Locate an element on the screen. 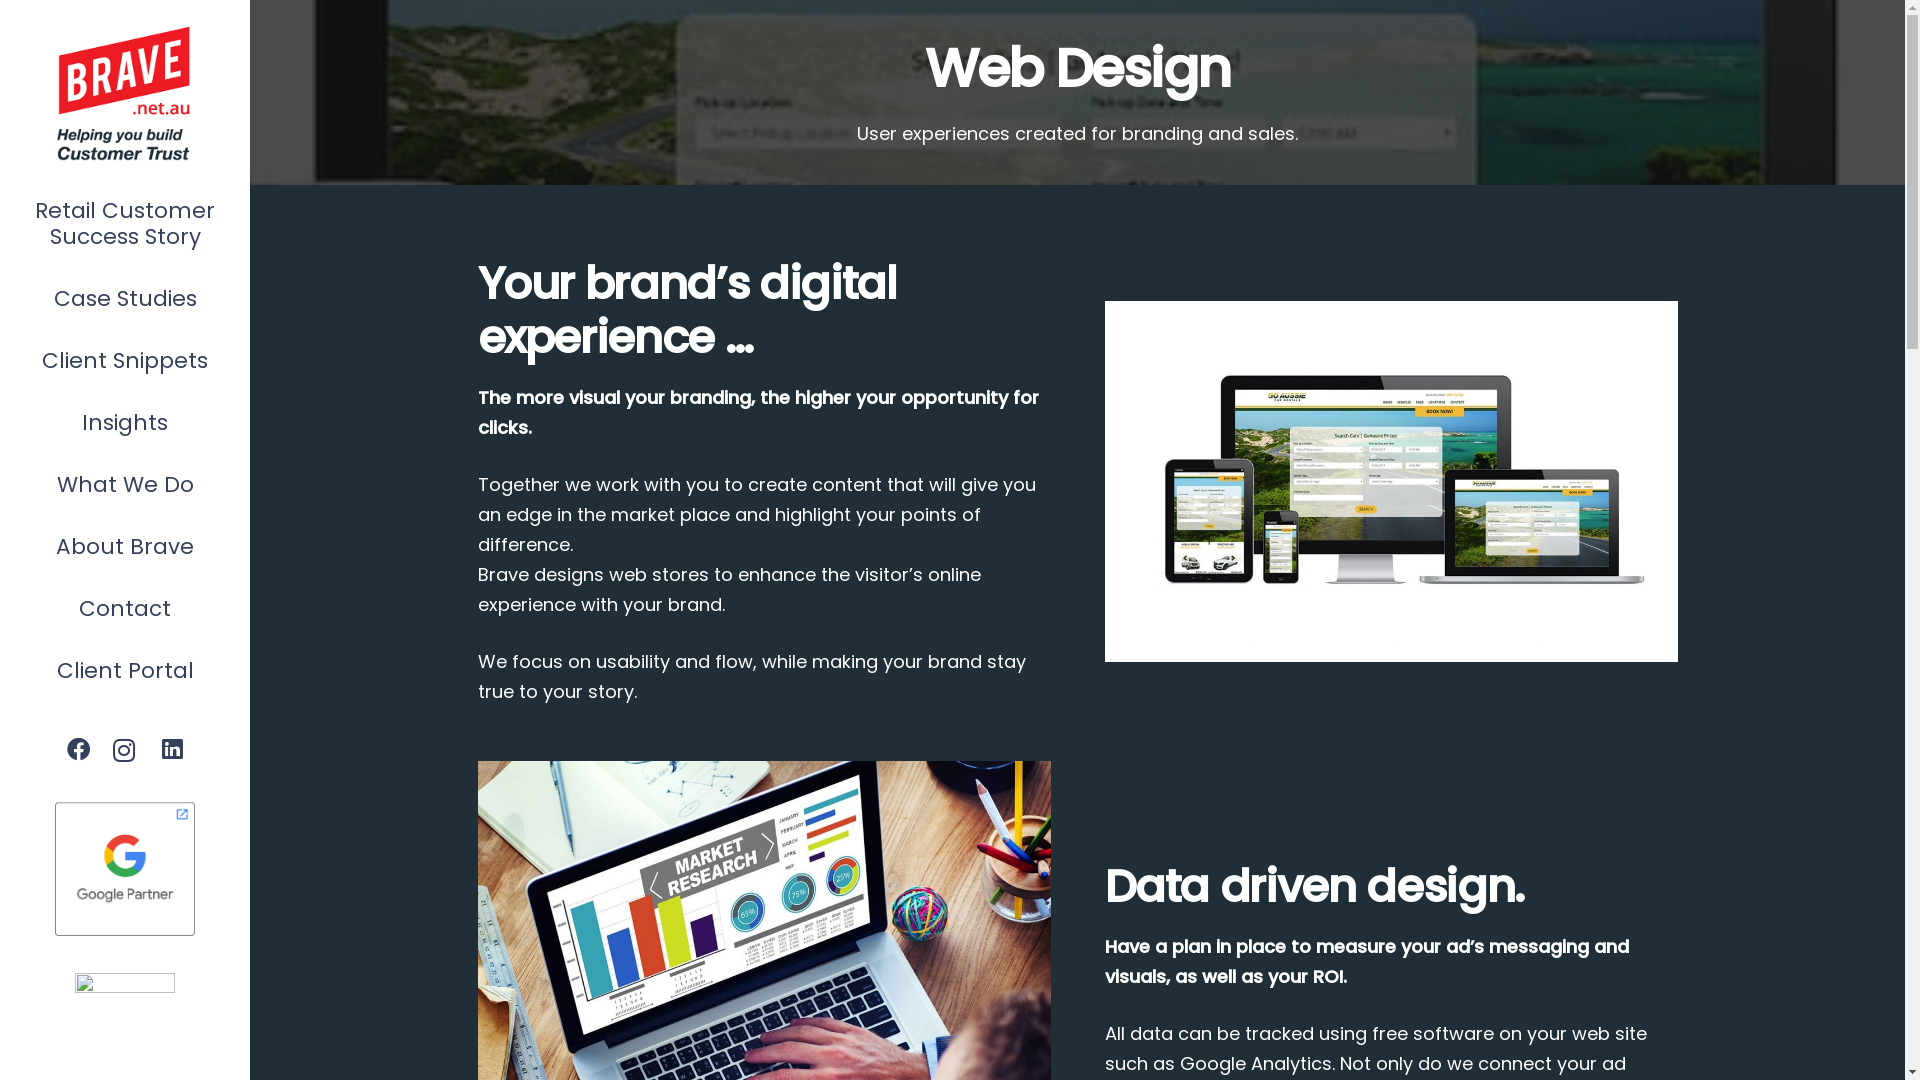 Image resolution: width=1920 pixels, height=1080 pixels. 'Contact' is located at coordinates (0, 608).